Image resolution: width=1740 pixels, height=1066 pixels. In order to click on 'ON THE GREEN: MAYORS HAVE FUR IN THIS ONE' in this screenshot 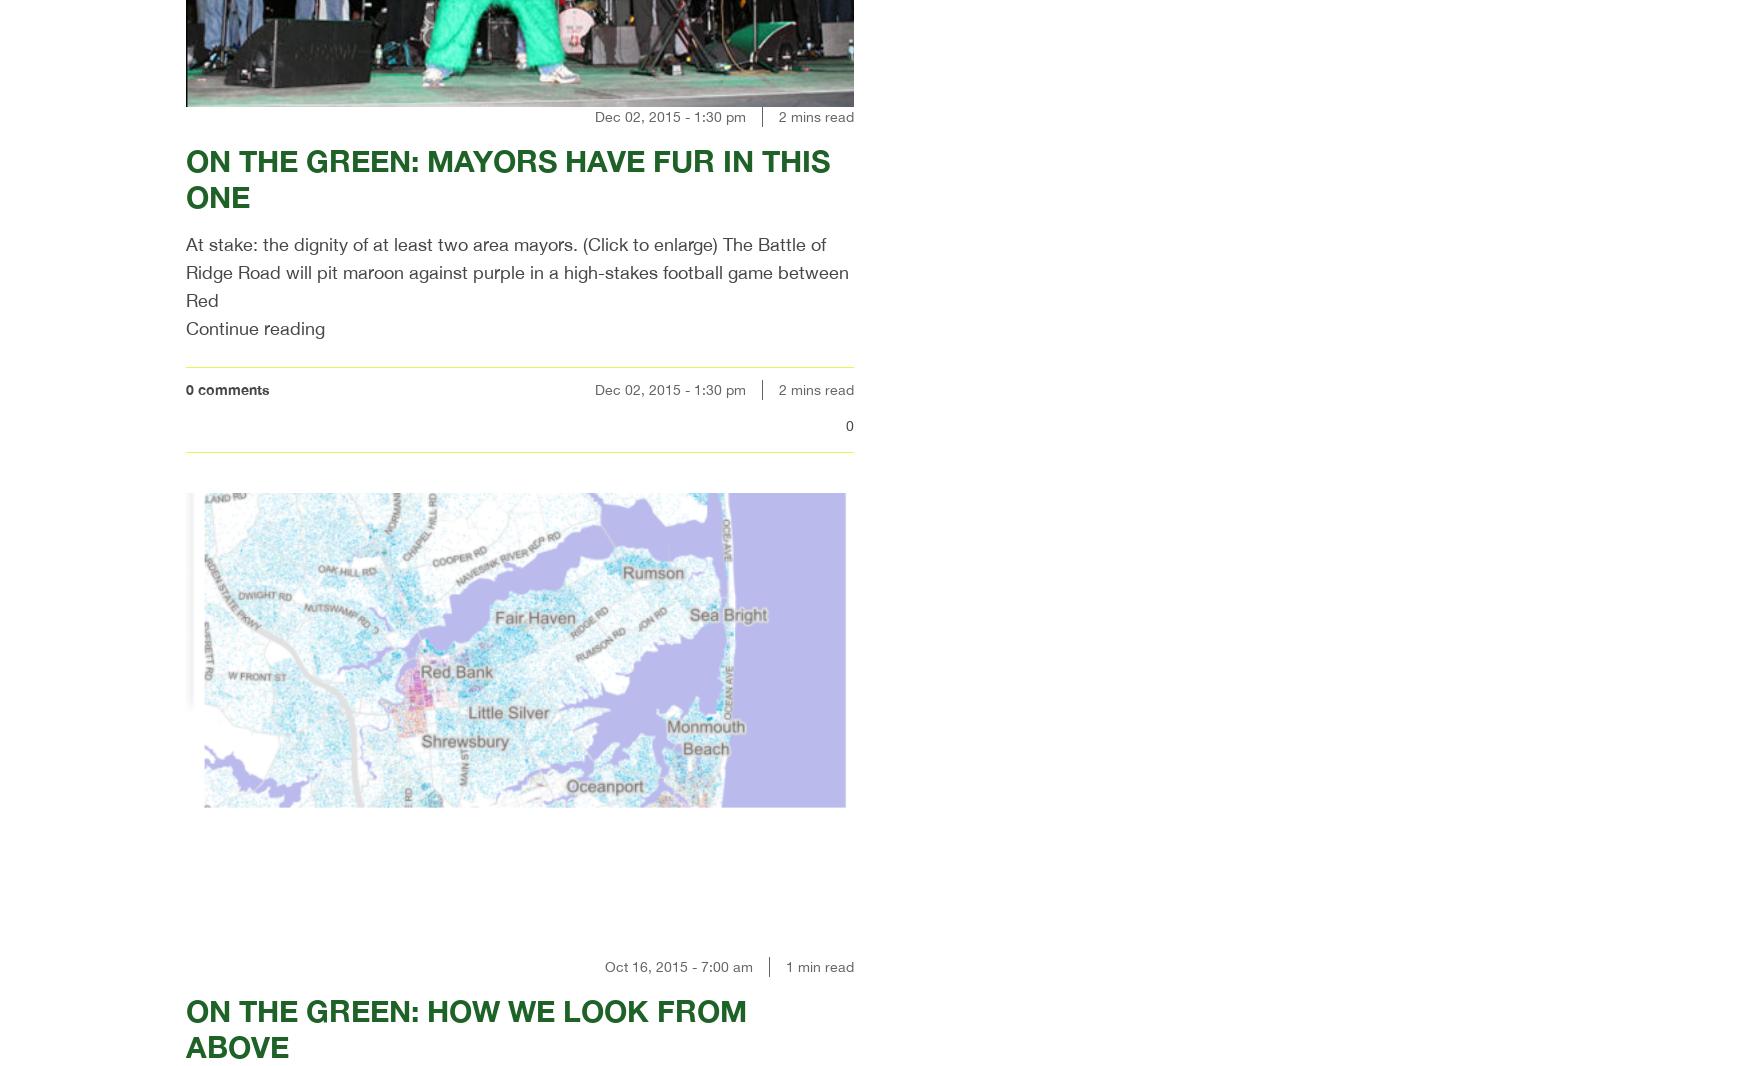, I will do `click(507, 177)`.